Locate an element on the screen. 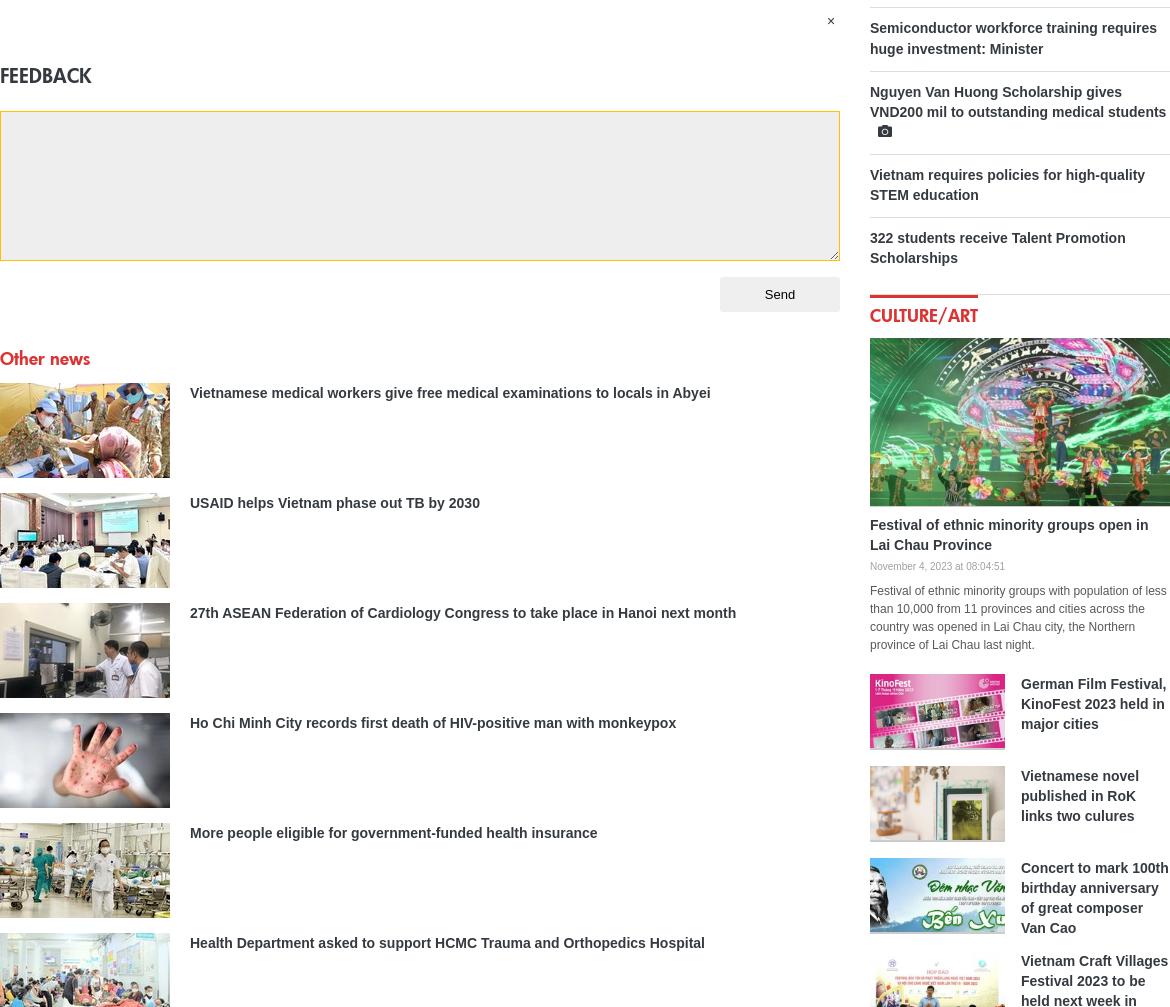 The width and height of the screenshot is (1170, 1007). 'More people eligible for government-funded health insurance' is located at coordinates (393, 830).